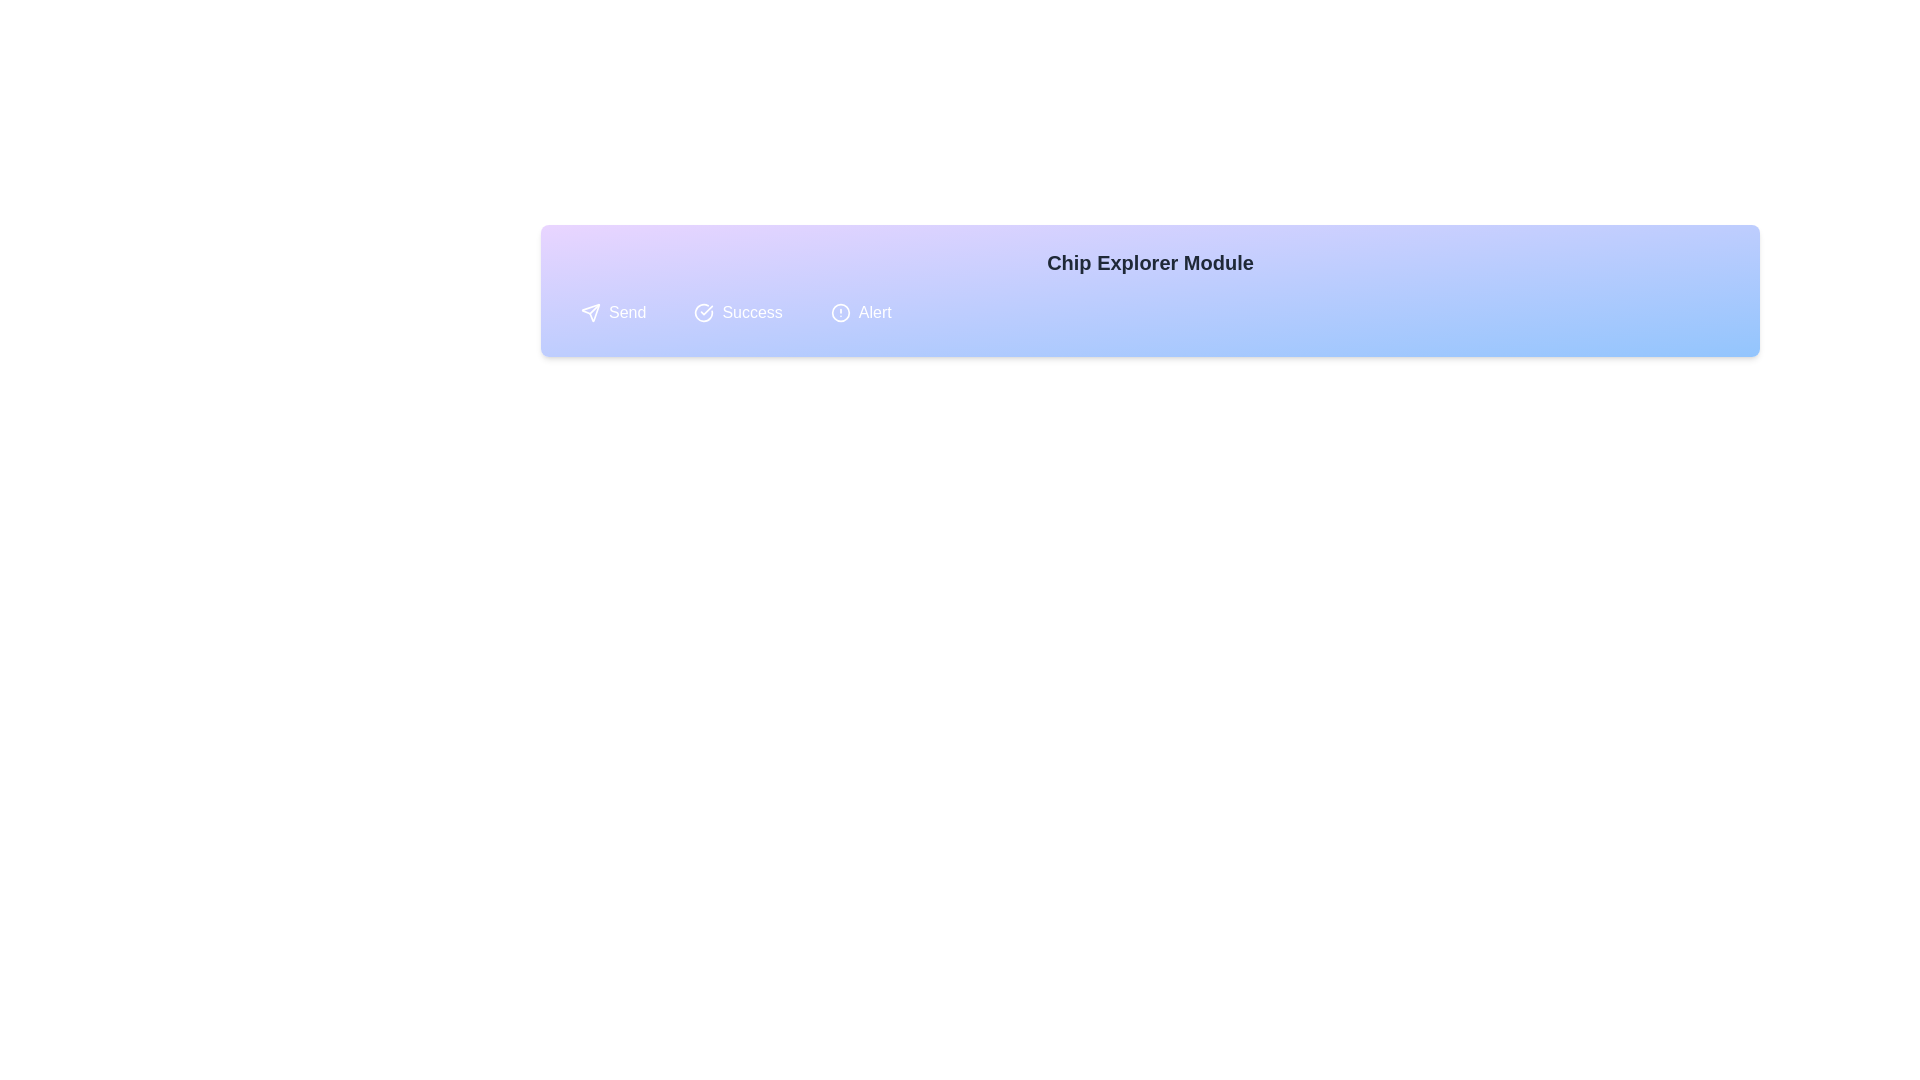 The height and width of the screenshot is (1080, 1920). I want to click on the chip labeled Success, so click(737, 312).